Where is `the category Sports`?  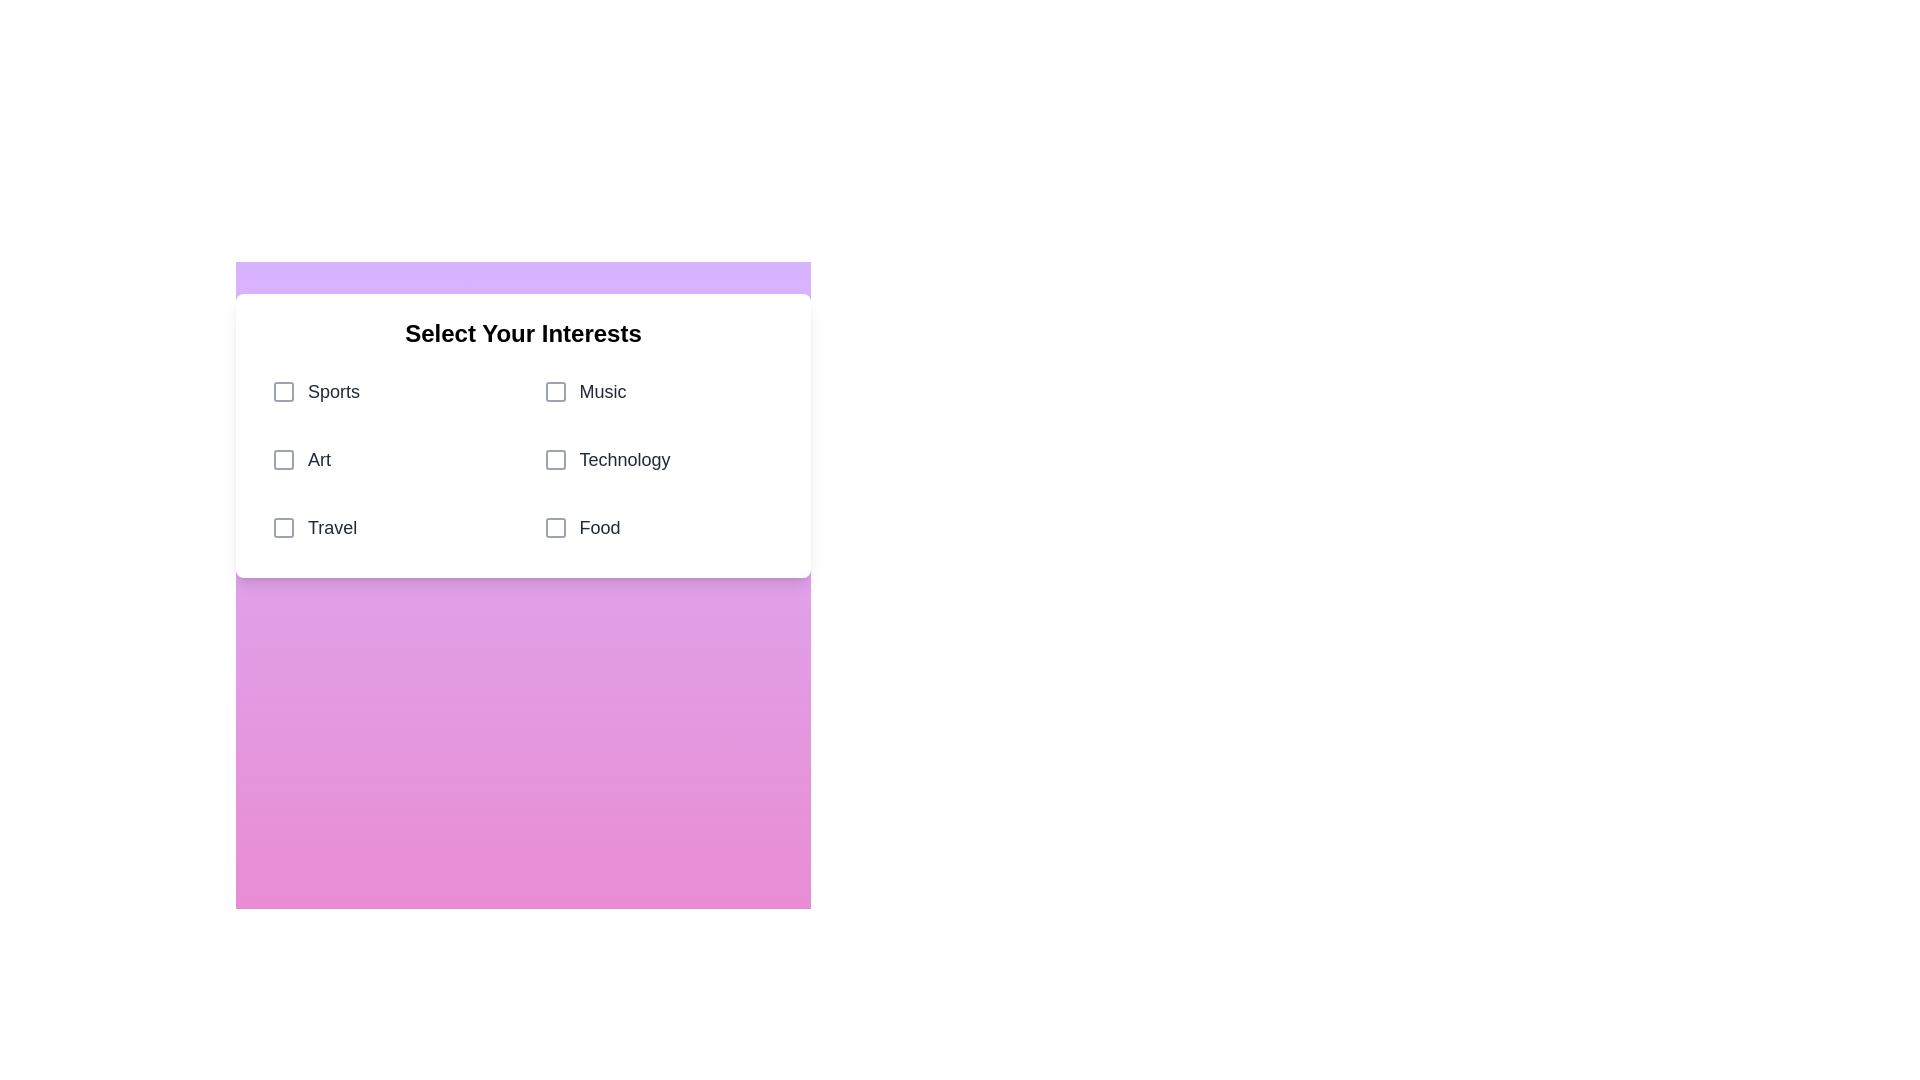 the category Sports is located at coordinates (387, 392).